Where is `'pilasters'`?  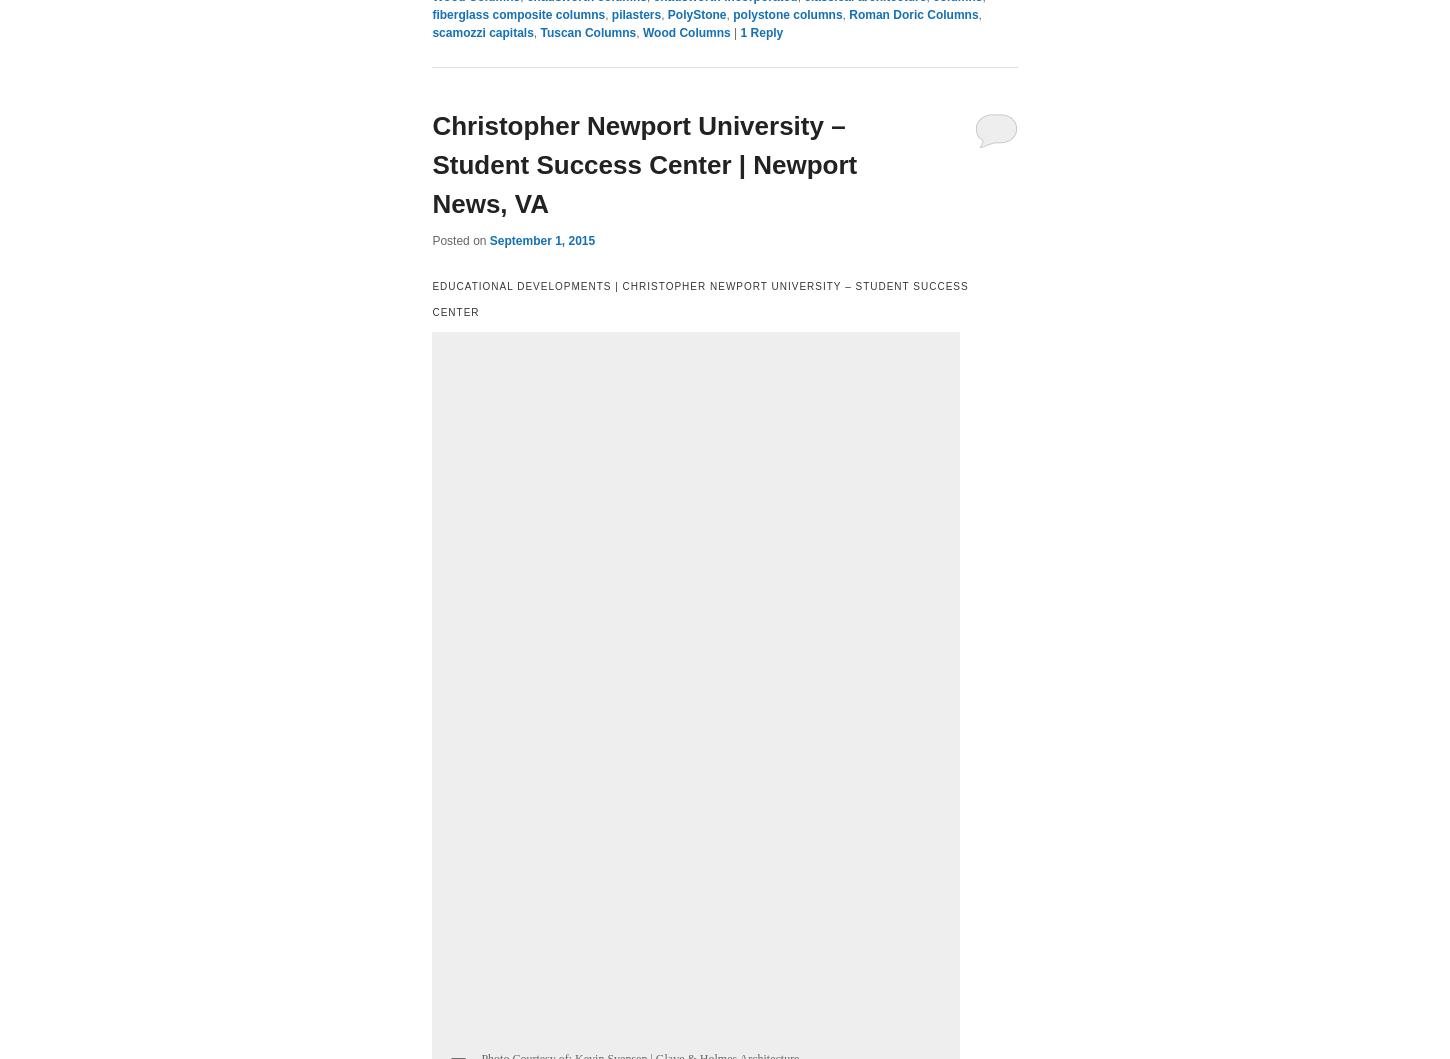 'pilasters' is located at coordinates (634, 15).